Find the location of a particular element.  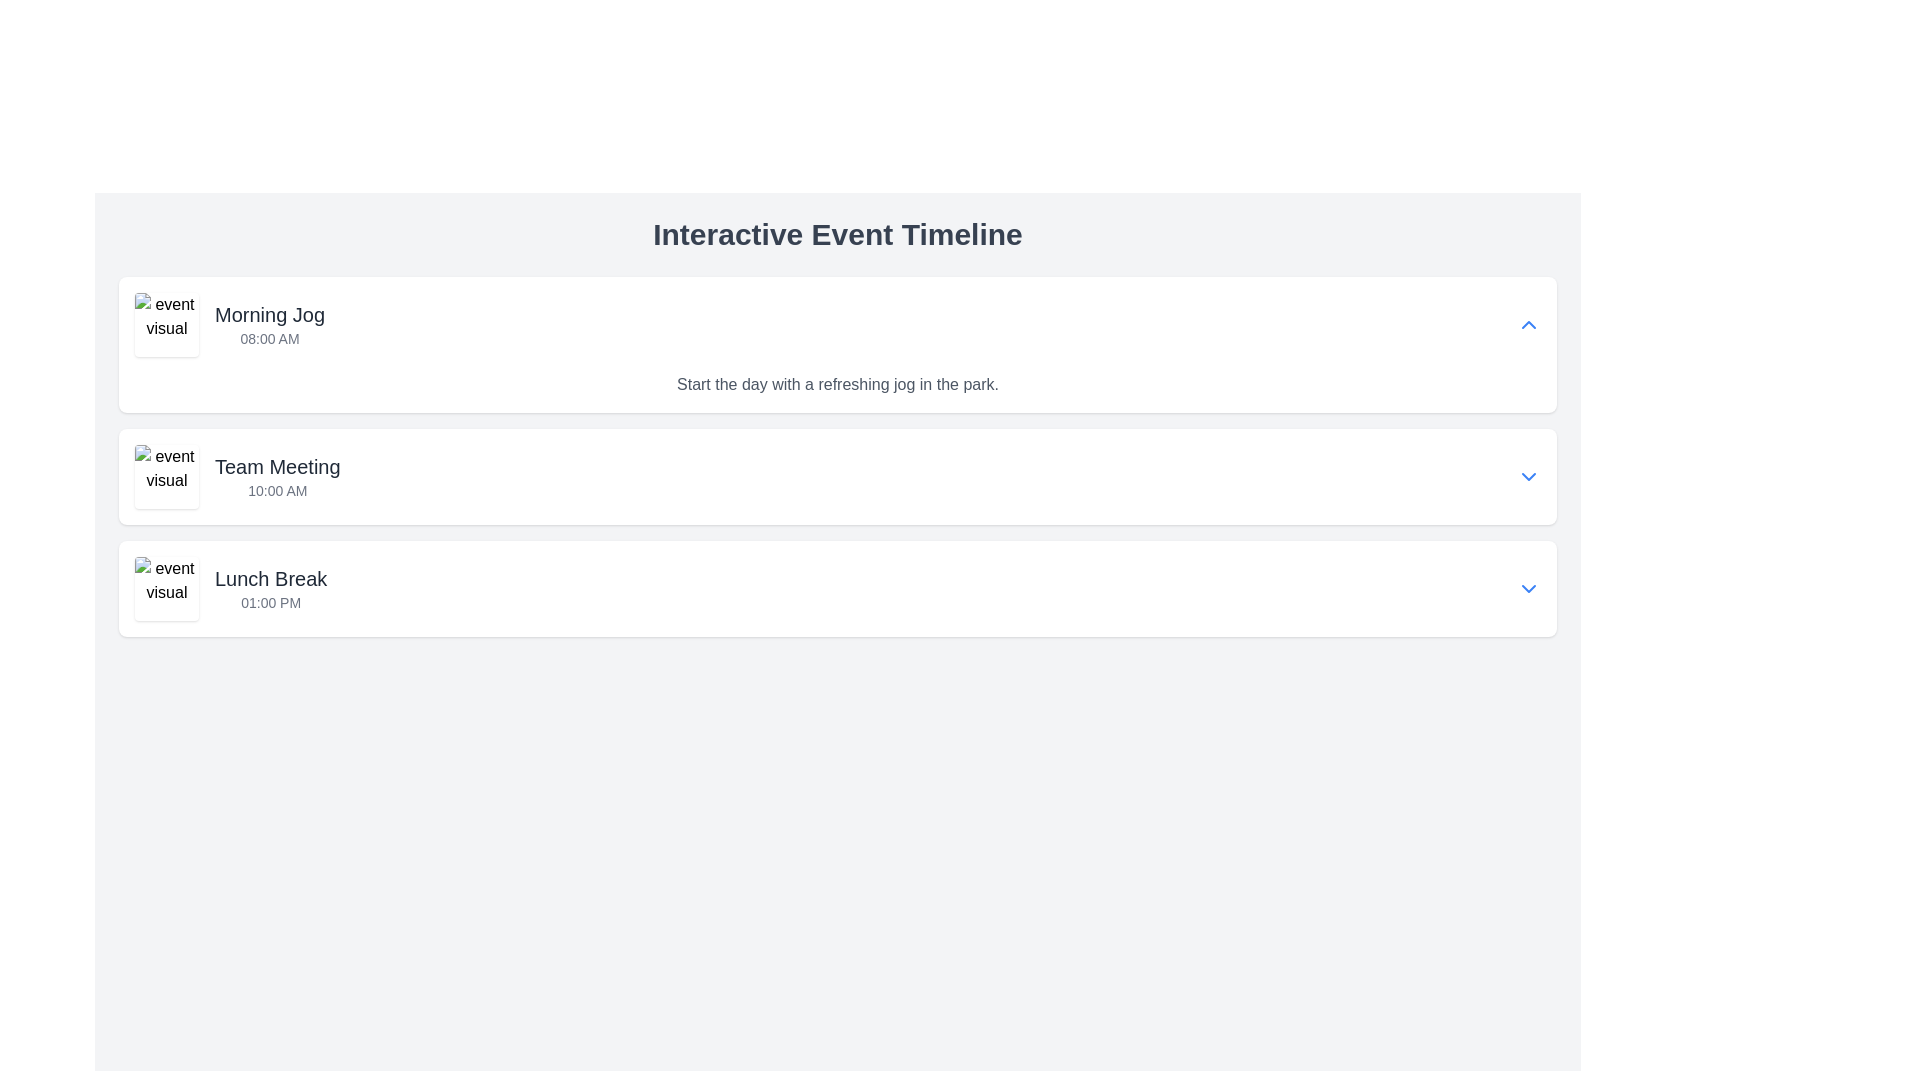

the text snippet displaying '01:00 PM' which is styled in small gray text and located directly beneath the 'Lunch Break' header in the third event card is located at coordinates (270, 601).